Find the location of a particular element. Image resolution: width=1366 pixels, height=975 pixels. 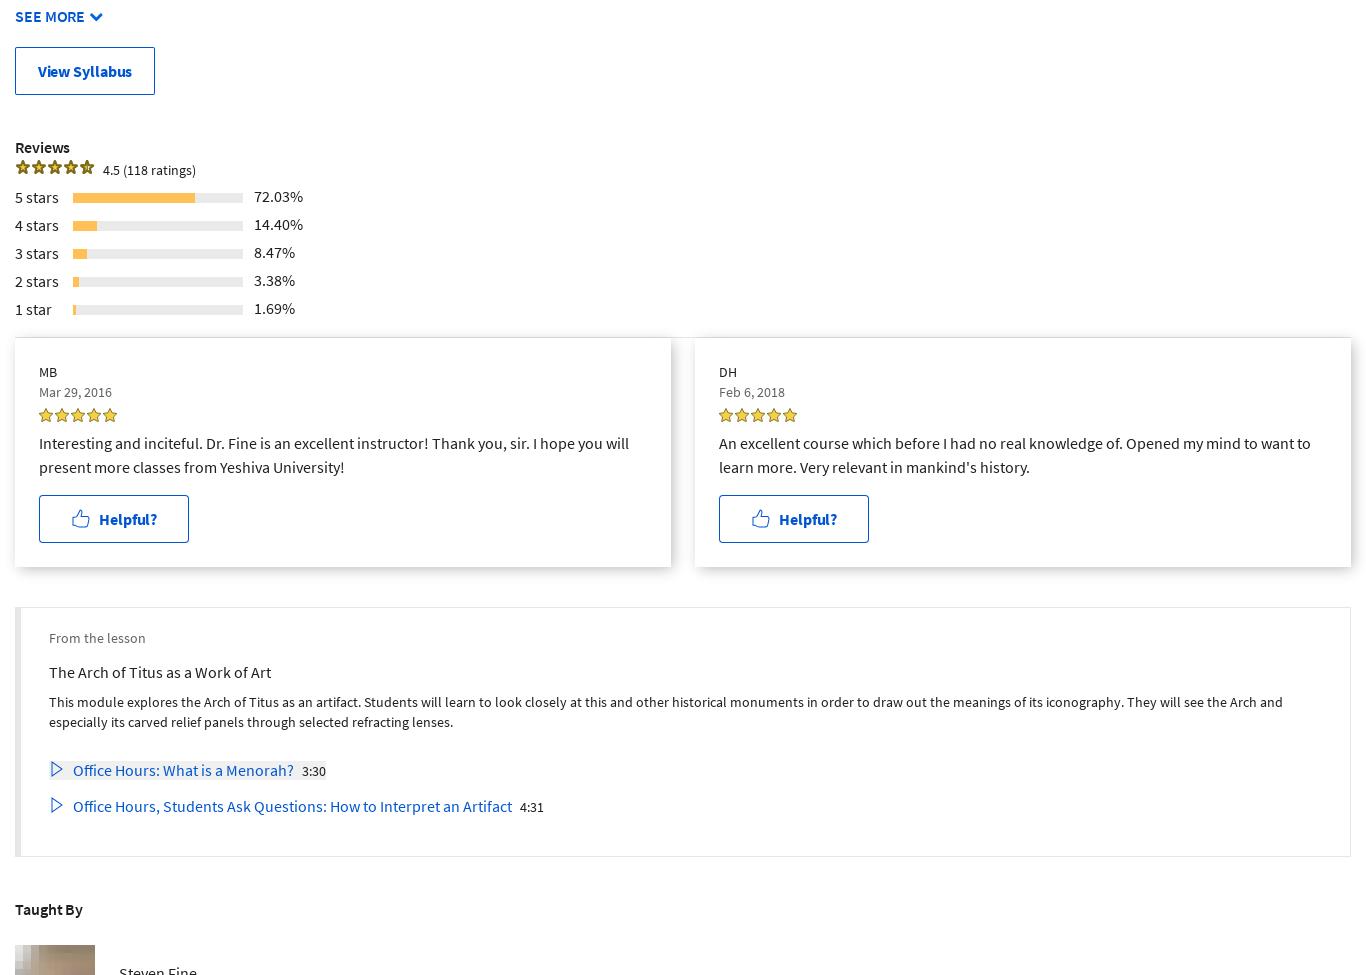

'SEE MORE' is located at coordinates (49, 15).